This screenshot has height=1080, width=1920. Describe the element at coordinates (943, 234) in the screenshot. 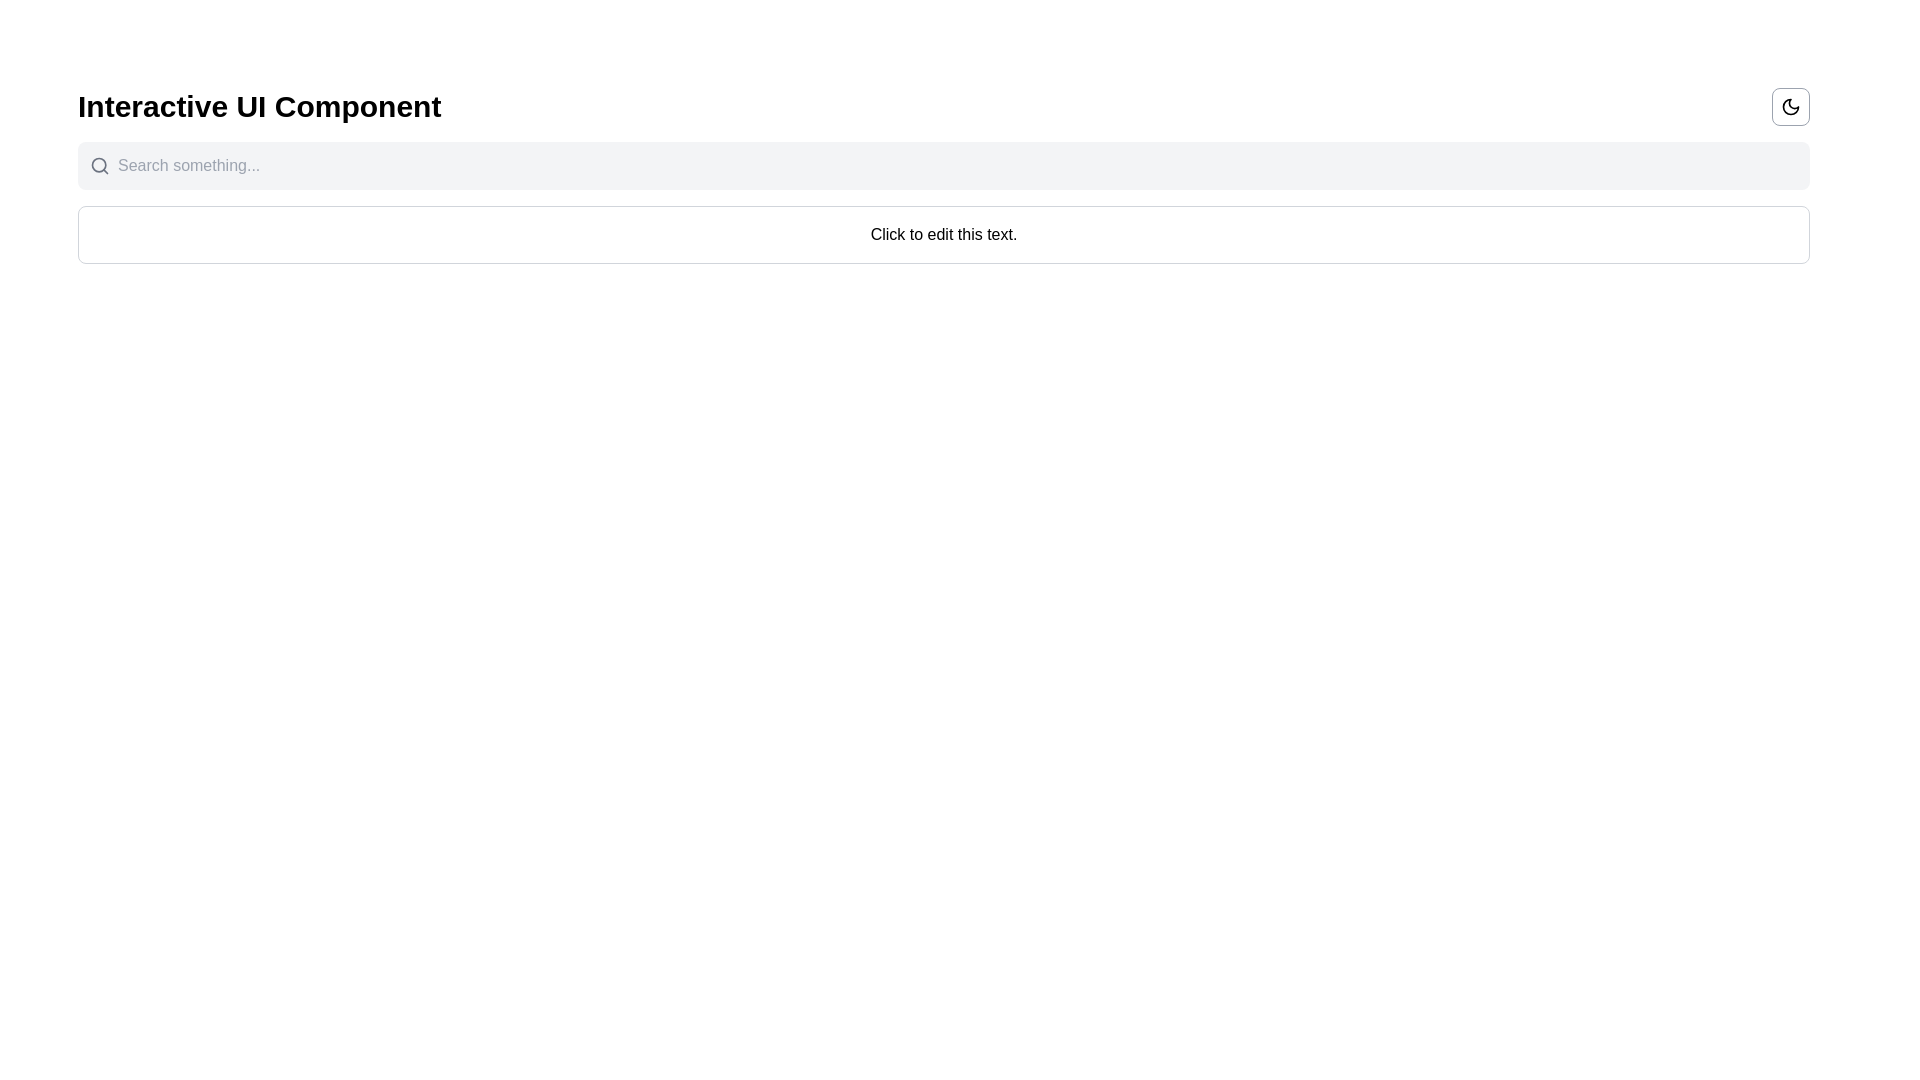

I see `the Editable Text Section located below the search bar` at that location.